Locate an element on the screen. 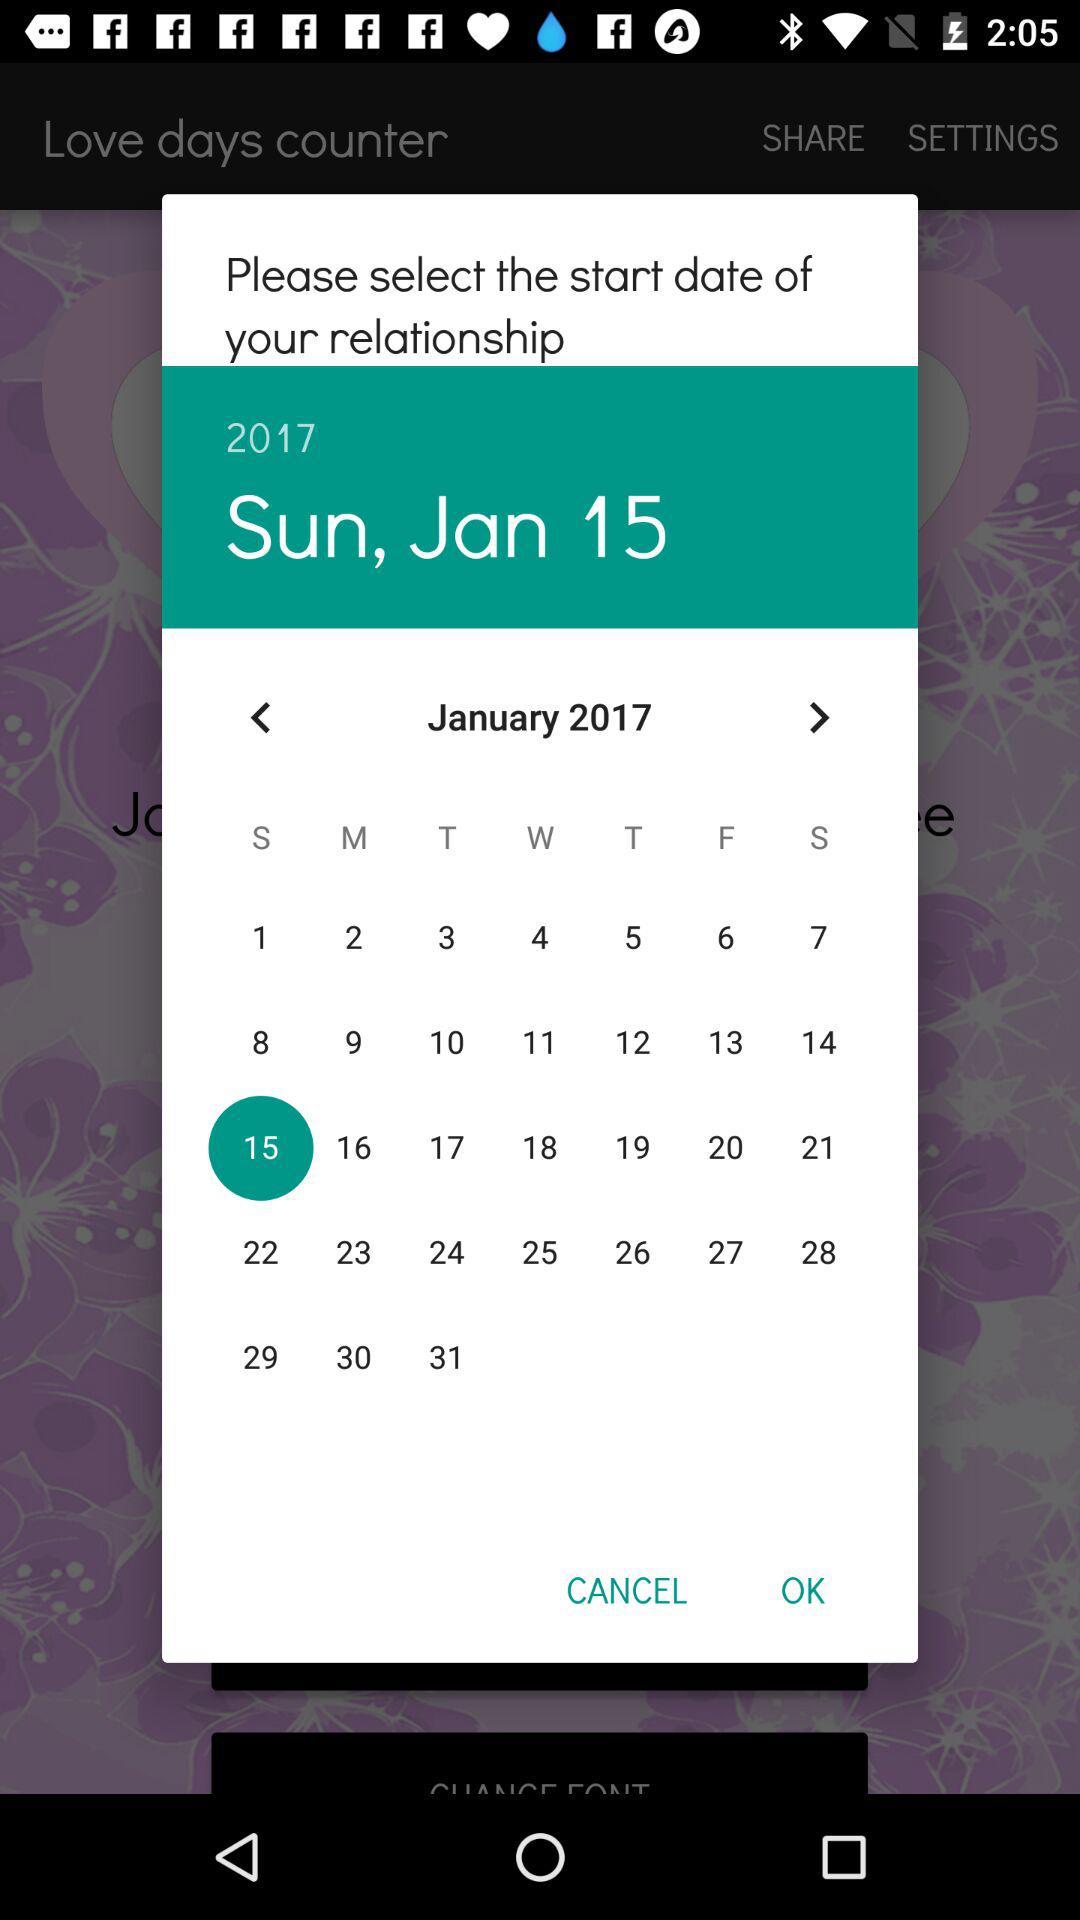  icon above the ok icon is located at coordinates (818, 717).